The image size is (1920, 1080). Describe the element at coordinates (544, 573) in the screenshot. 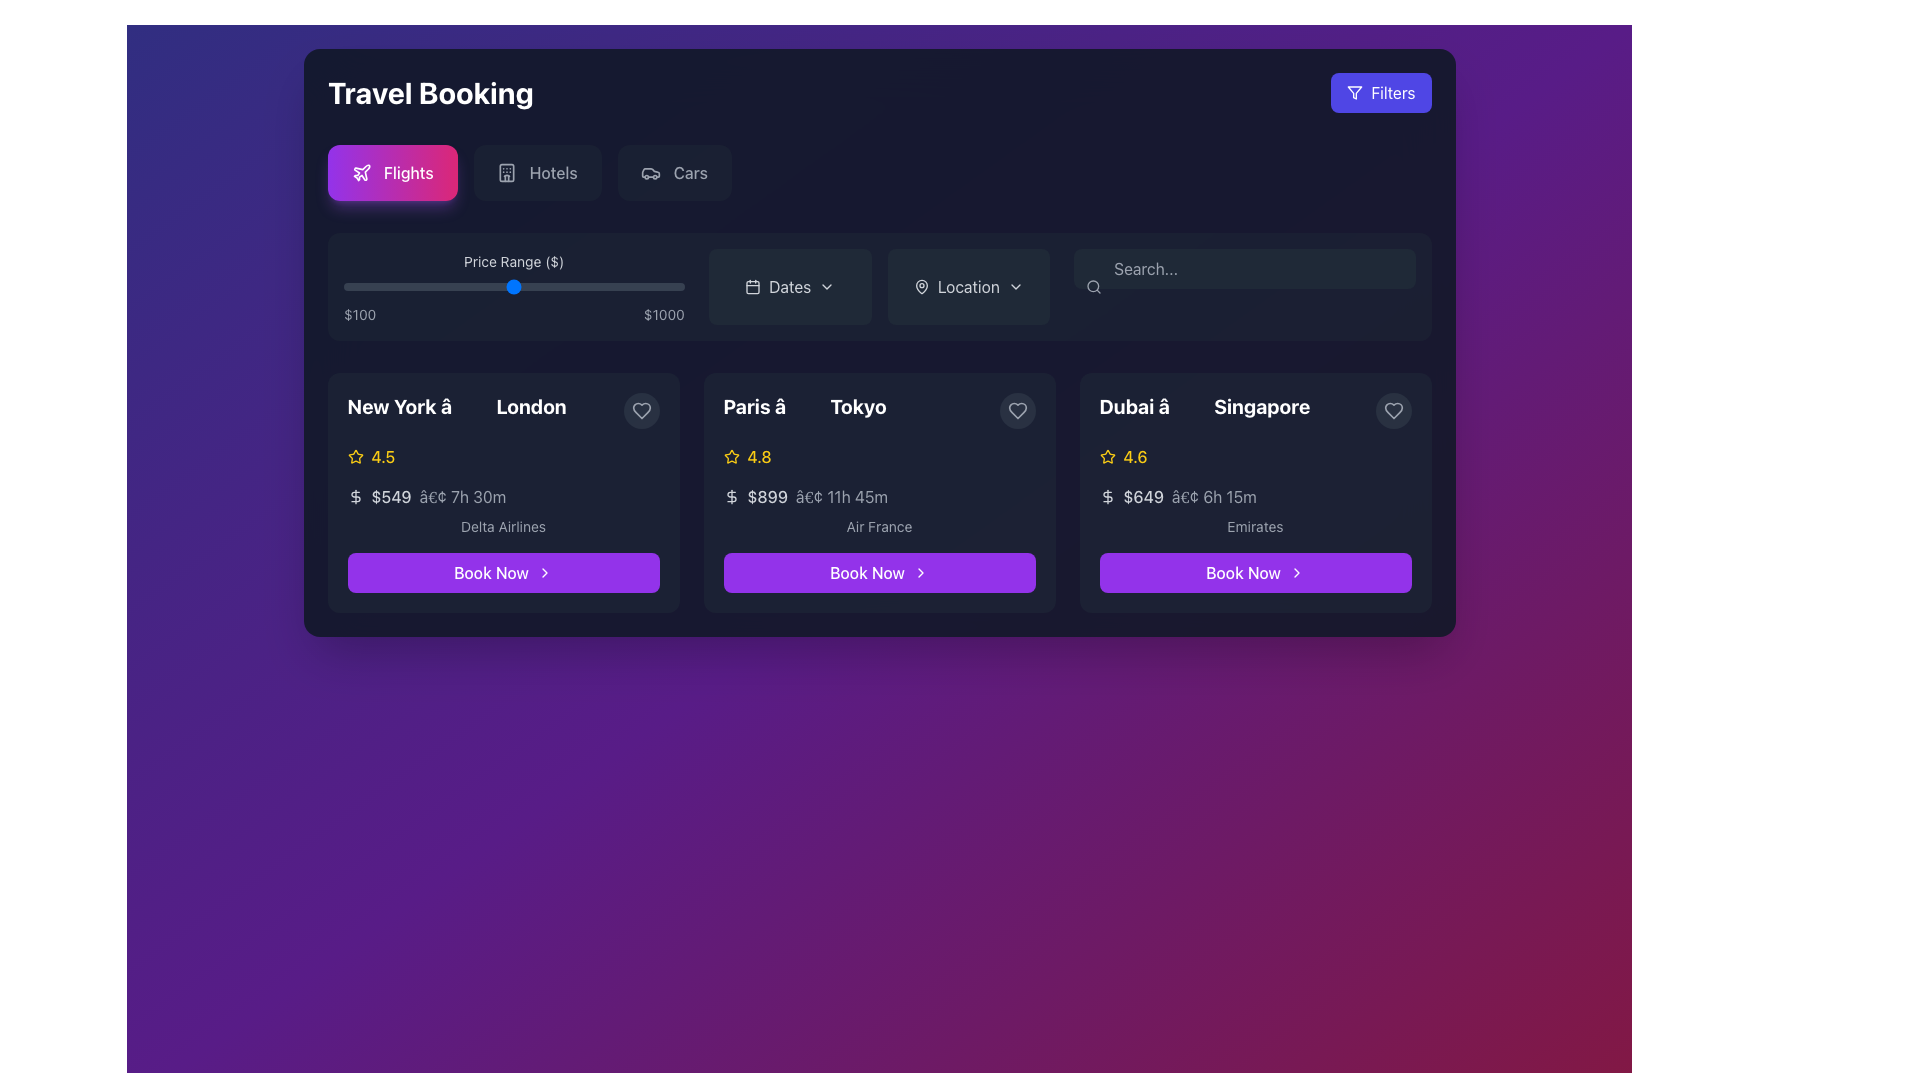

I see `the right-facing chevron icon inside the 'Book Now' button to indicate a forward action` at that location.